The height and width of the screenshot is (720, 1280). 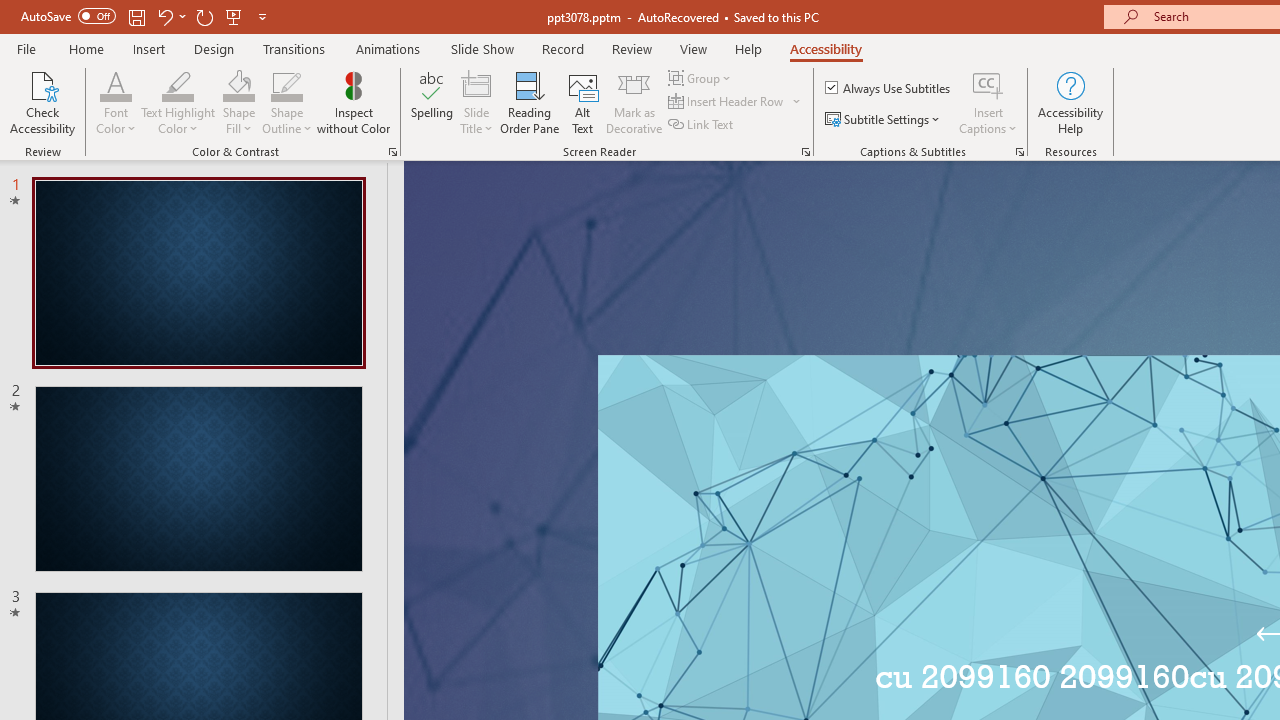 What do you see at coordinates (286, 103) in the screenshot?
I see `'Shape Outline'` at bounding box center [286, 103].